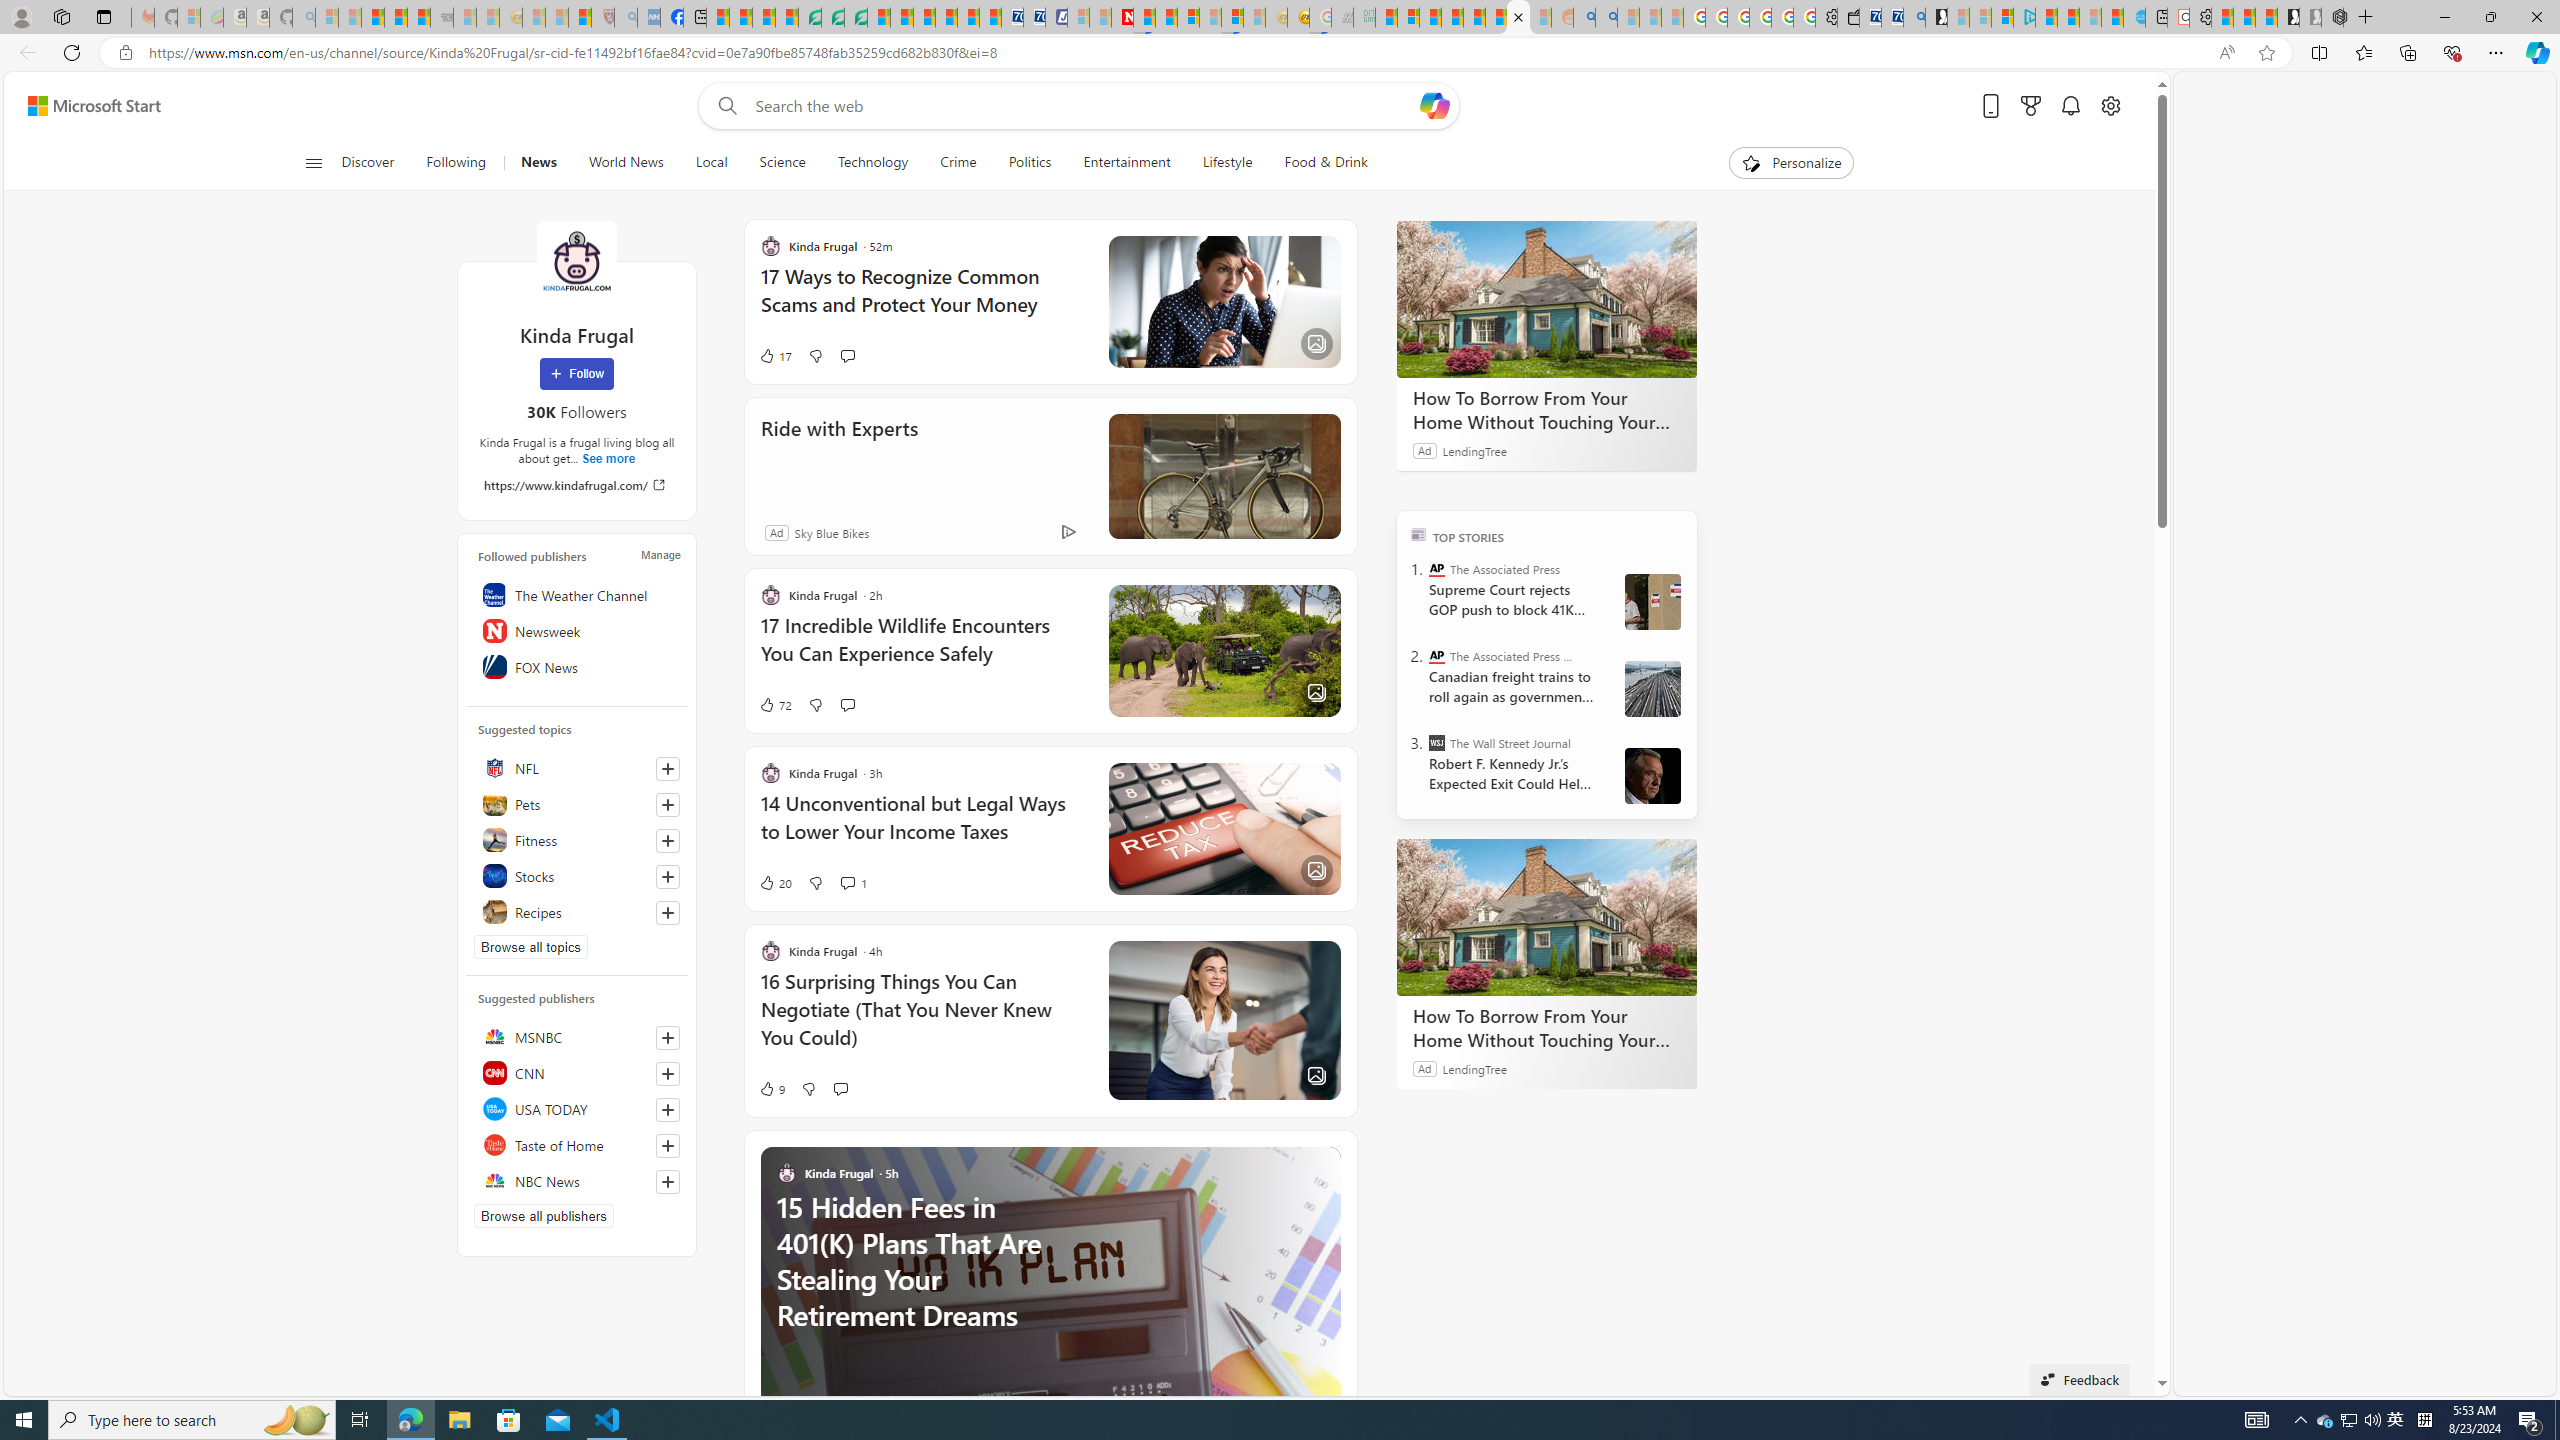 This screenshot has height=1440, width=2560. What do you see at coordinates (957, 162) in the screenshot?
I see `'Crime'` at bounding box center [957, 162].